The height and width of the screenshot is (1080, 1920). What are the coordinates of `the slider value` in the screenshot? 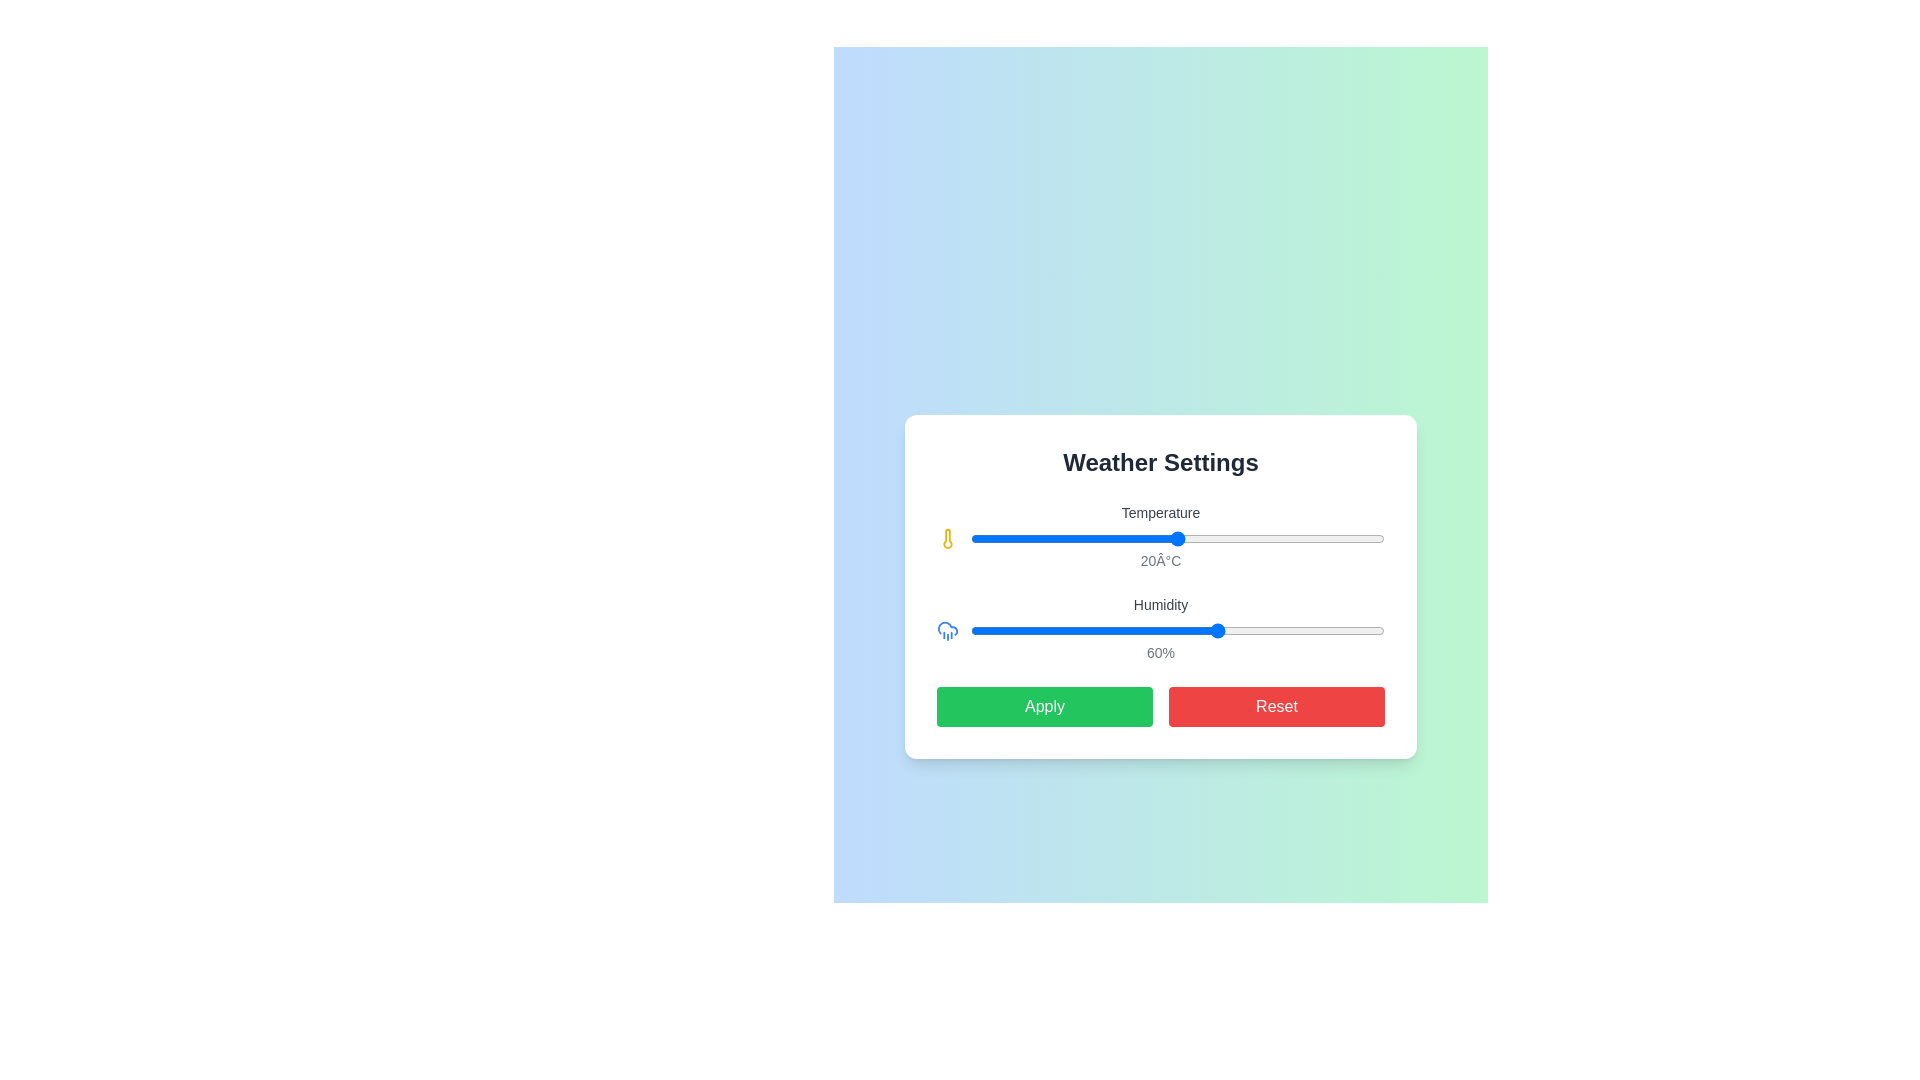 It's located at (1012, 631).